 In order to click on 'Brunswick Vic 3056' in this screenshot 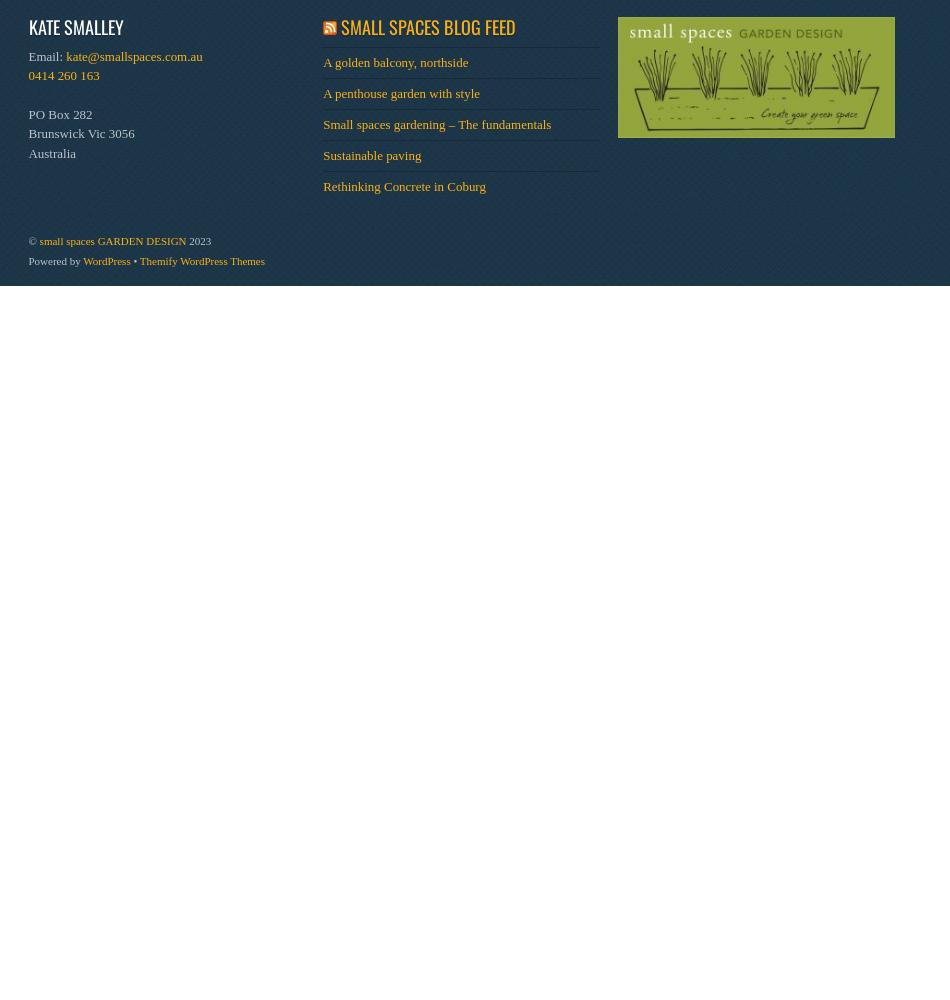, I will do `click(81, 133)`.